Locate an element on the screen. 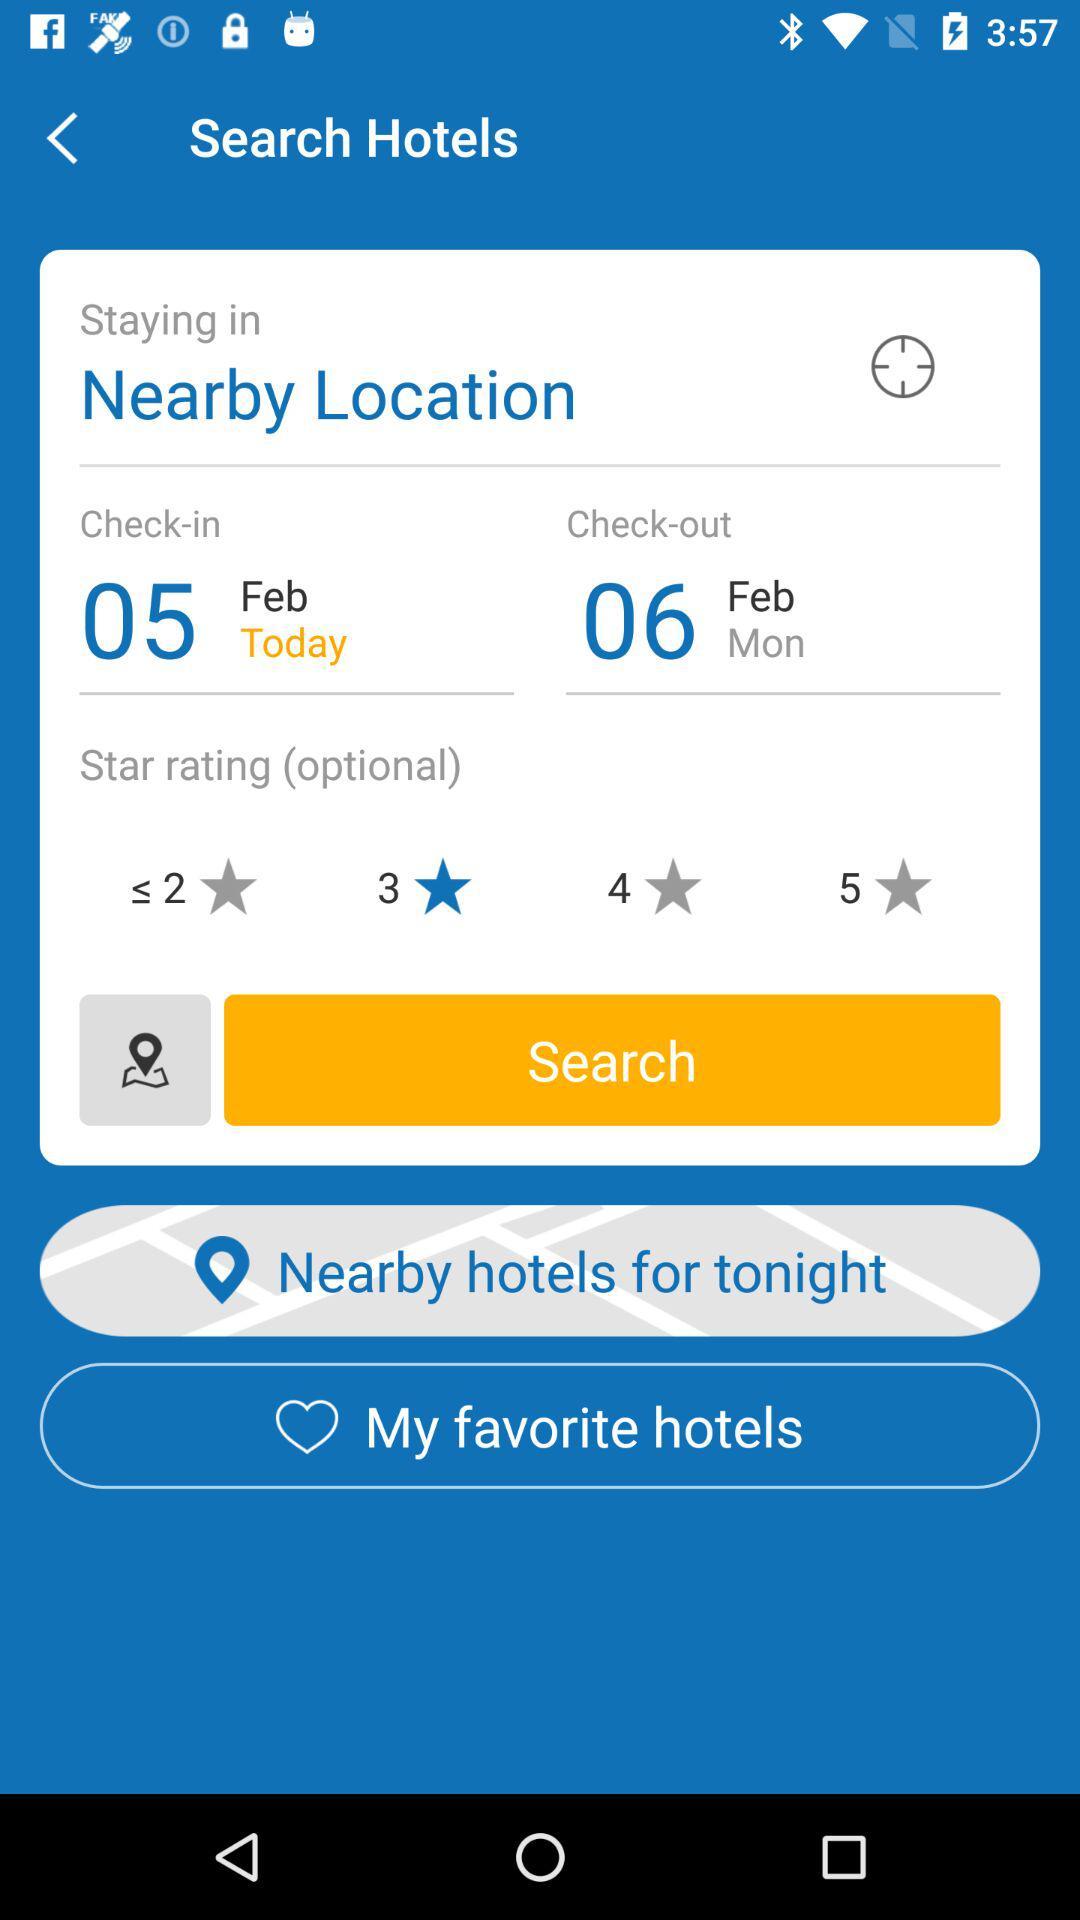  location is located at coordinates (902, 366).